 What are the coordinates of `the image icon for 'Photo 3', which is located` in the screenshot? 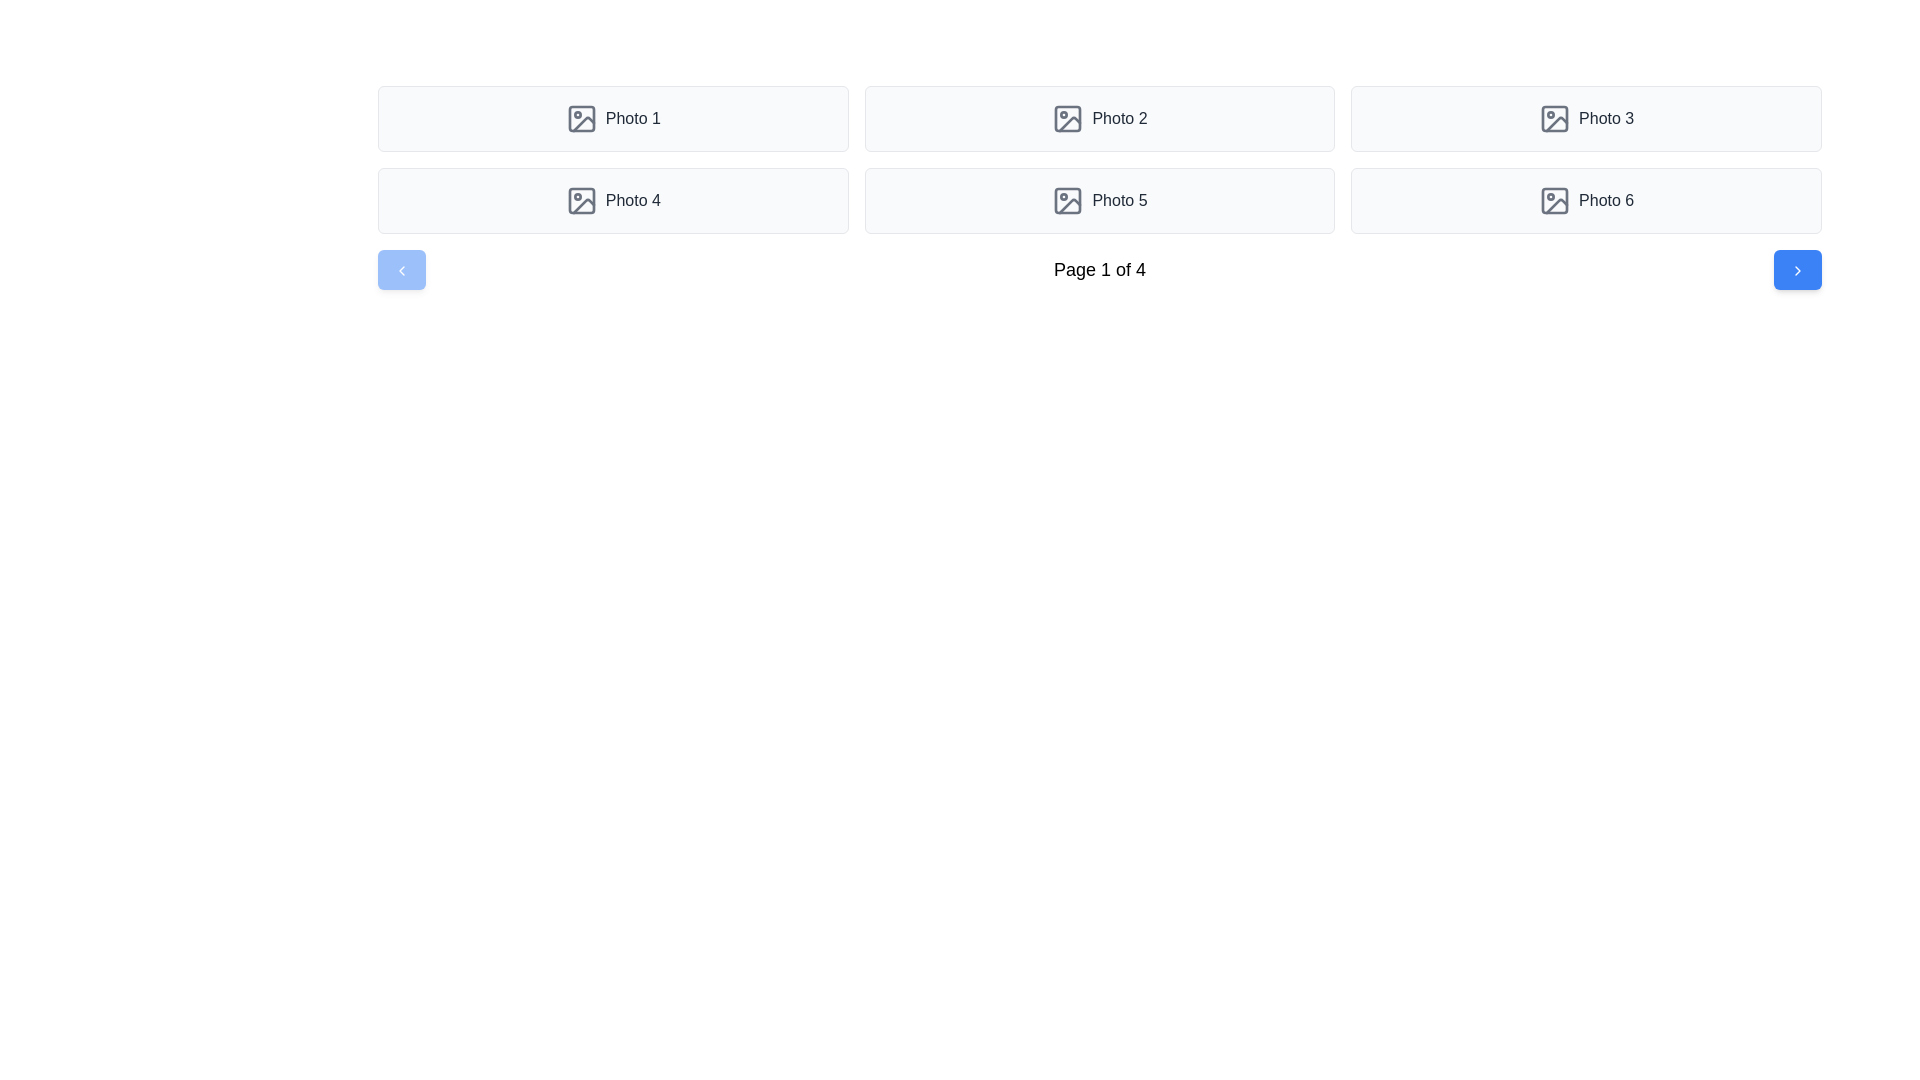 It's located at (1554, 119).